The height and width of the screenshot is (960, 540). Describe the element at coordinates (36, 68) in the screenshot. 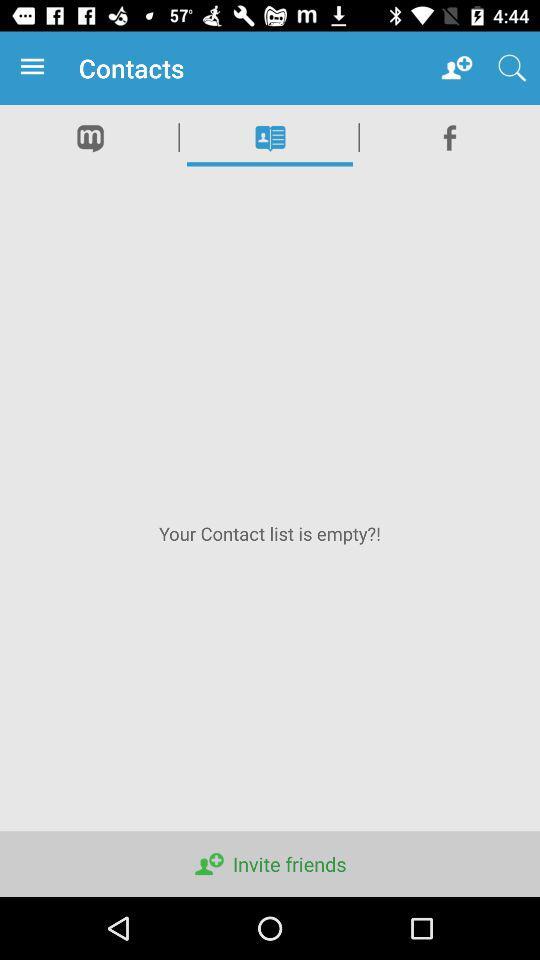

I see `the item to the left of the contacts icon` at that location.